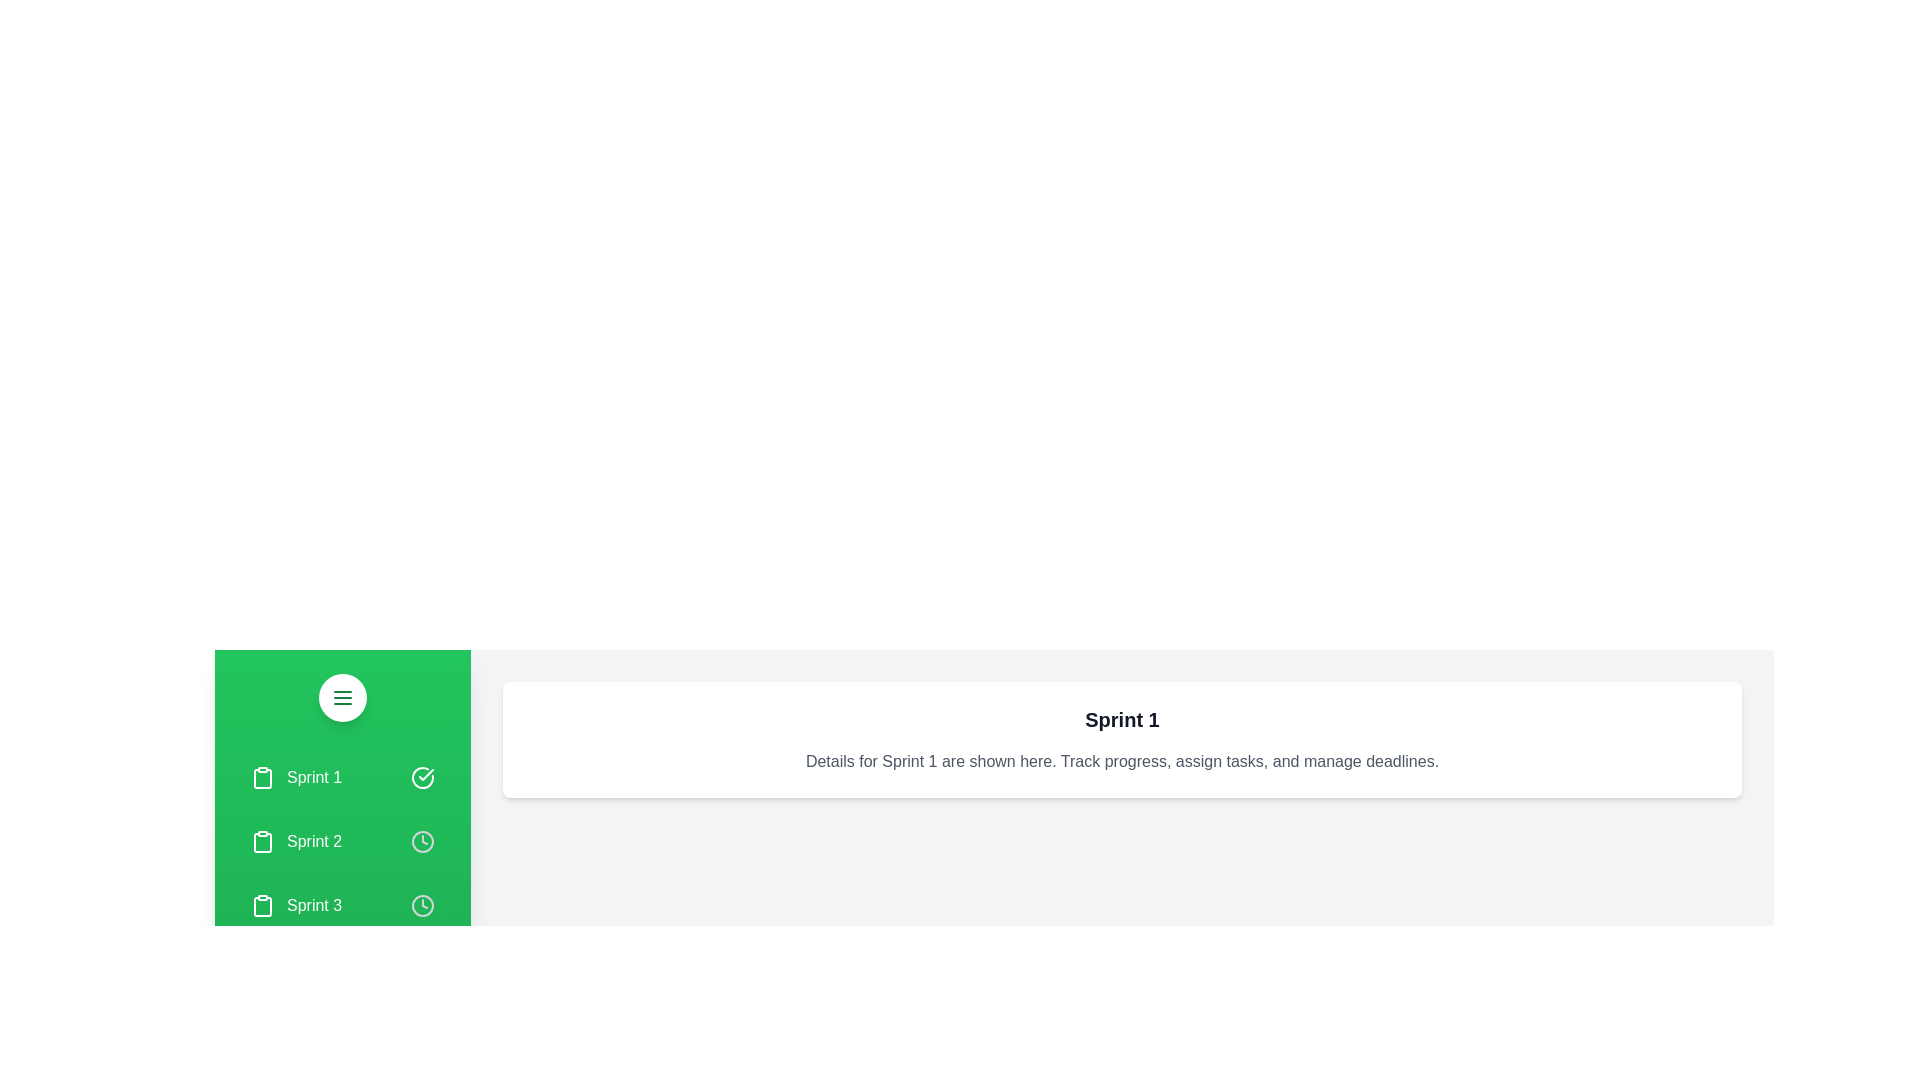 This screenshot has width=1920, height=1080. I want to click on the icon associated with Sprint 1 to interact with it, so click(421, 777).